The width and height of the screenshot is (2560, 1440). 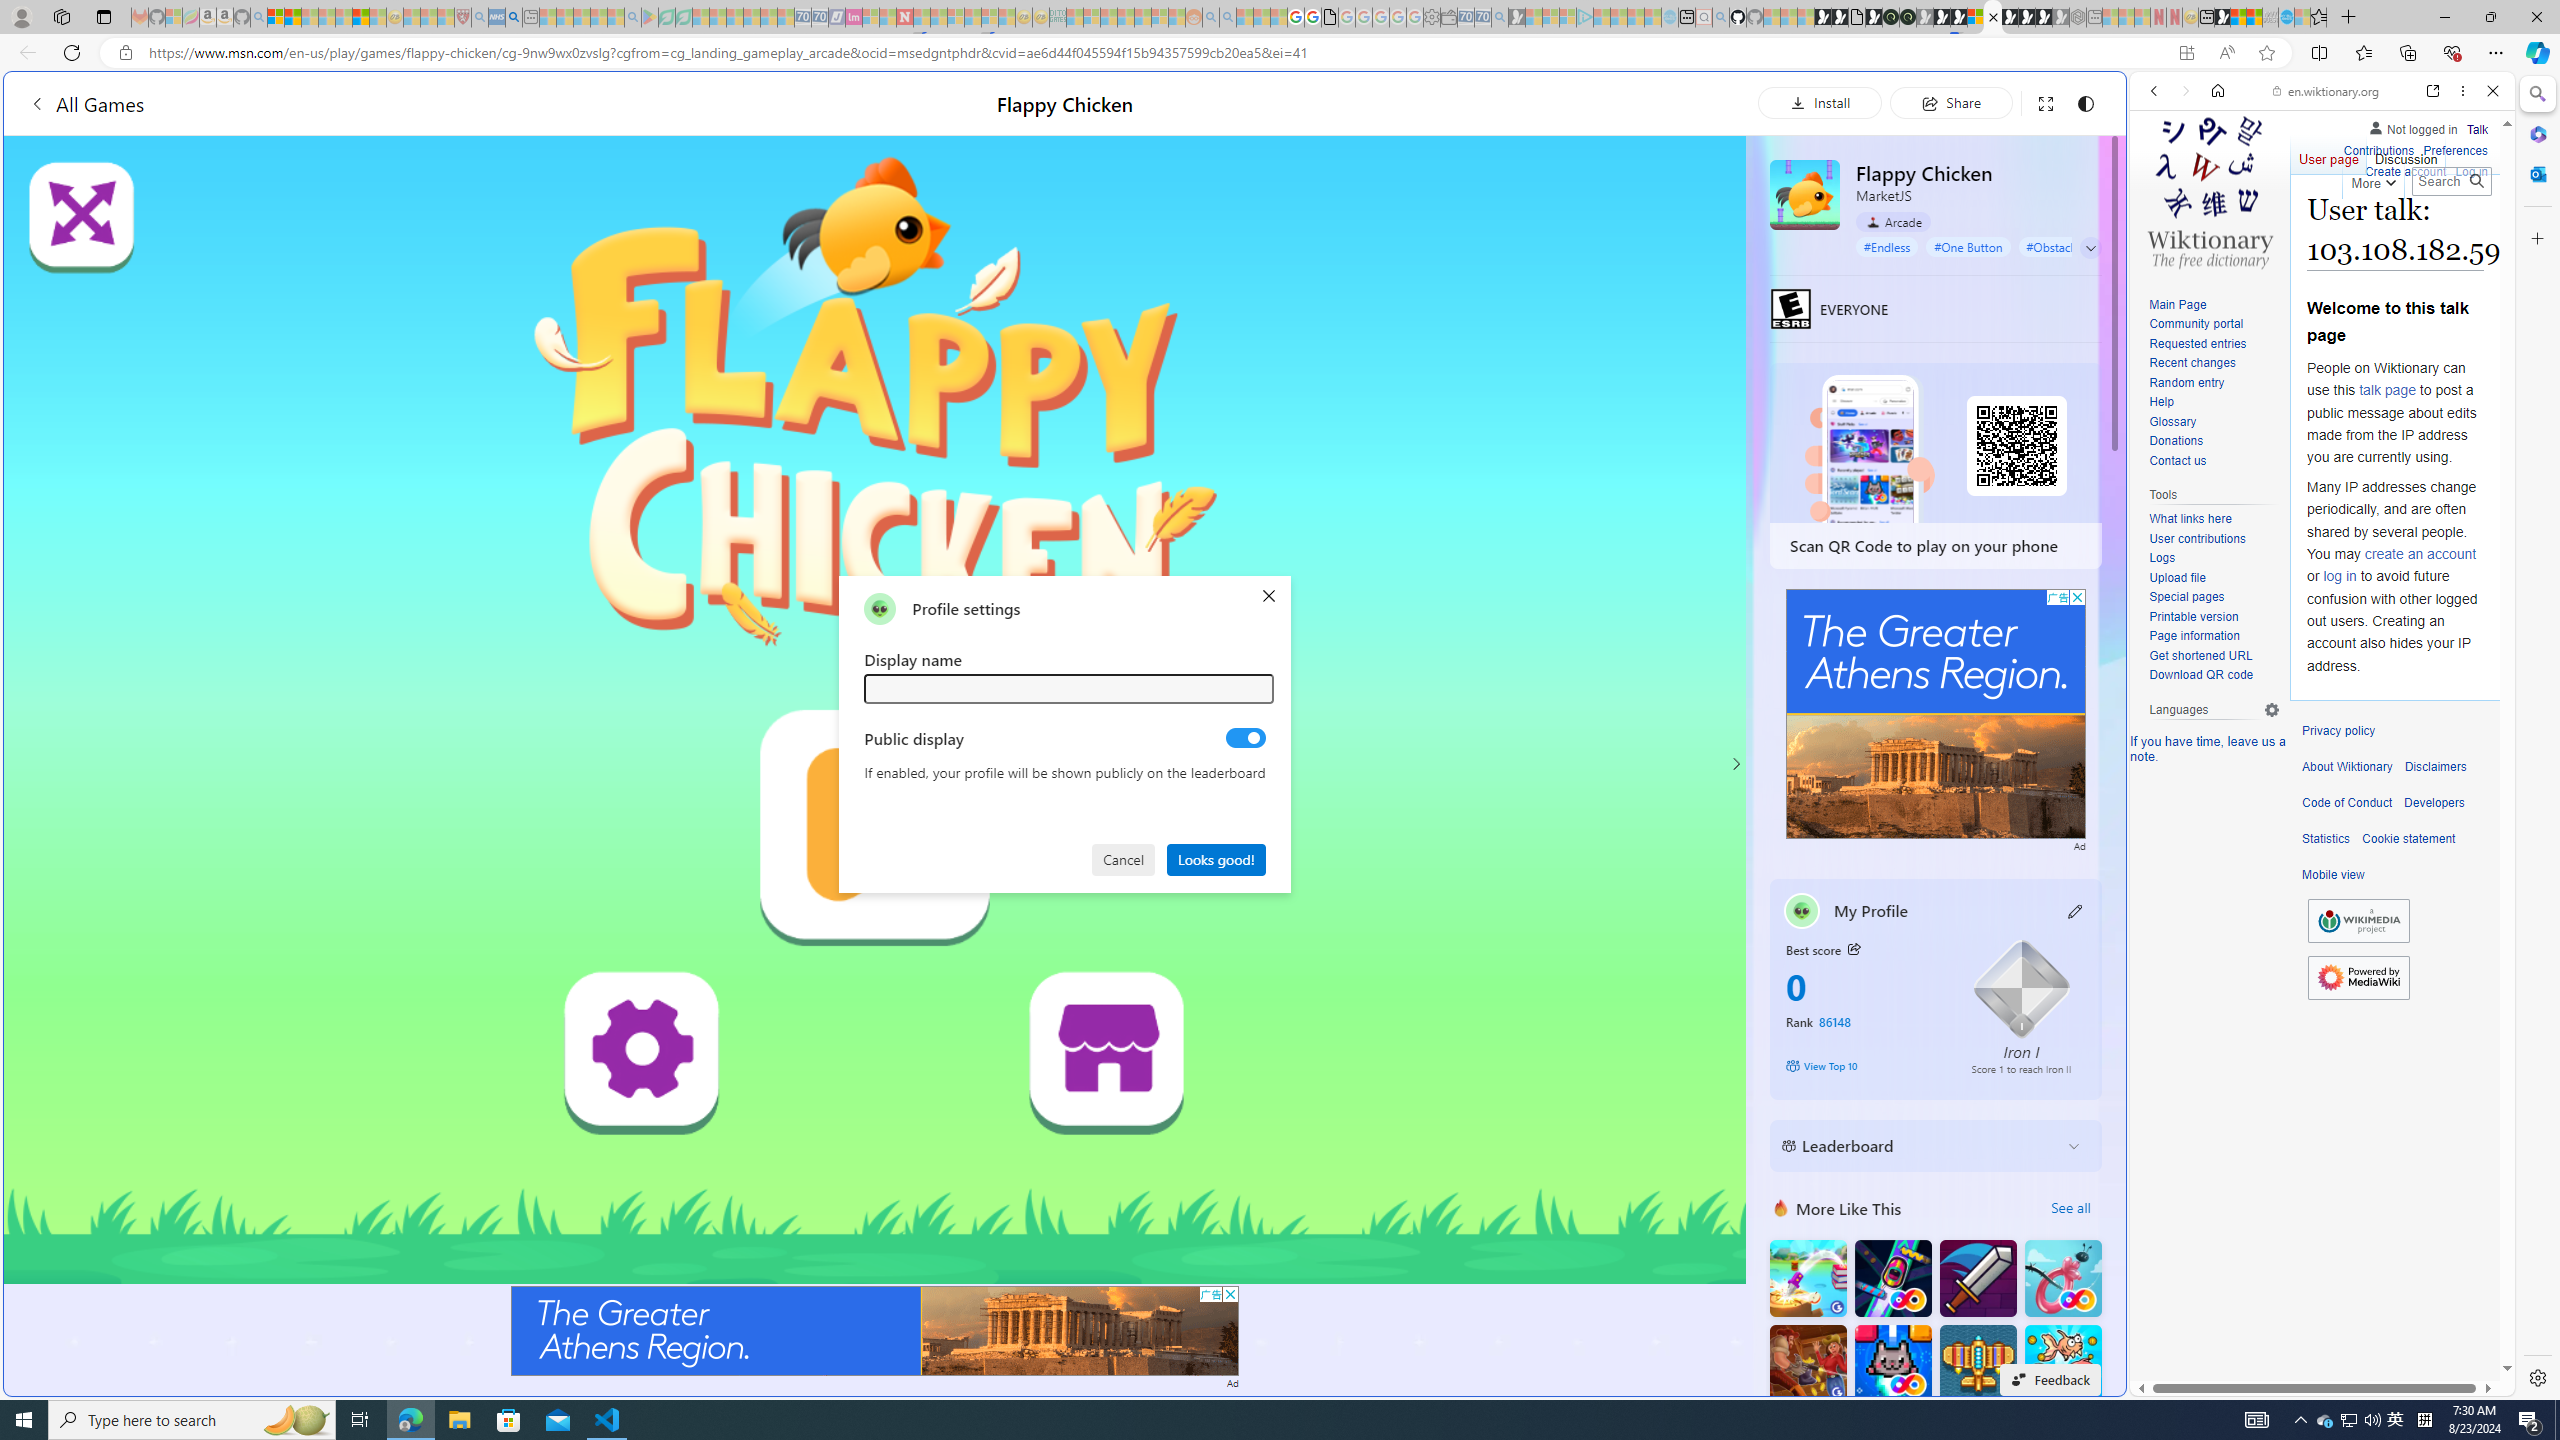 I want to click on 'Bluey: Let', so click(x=649, y=16).